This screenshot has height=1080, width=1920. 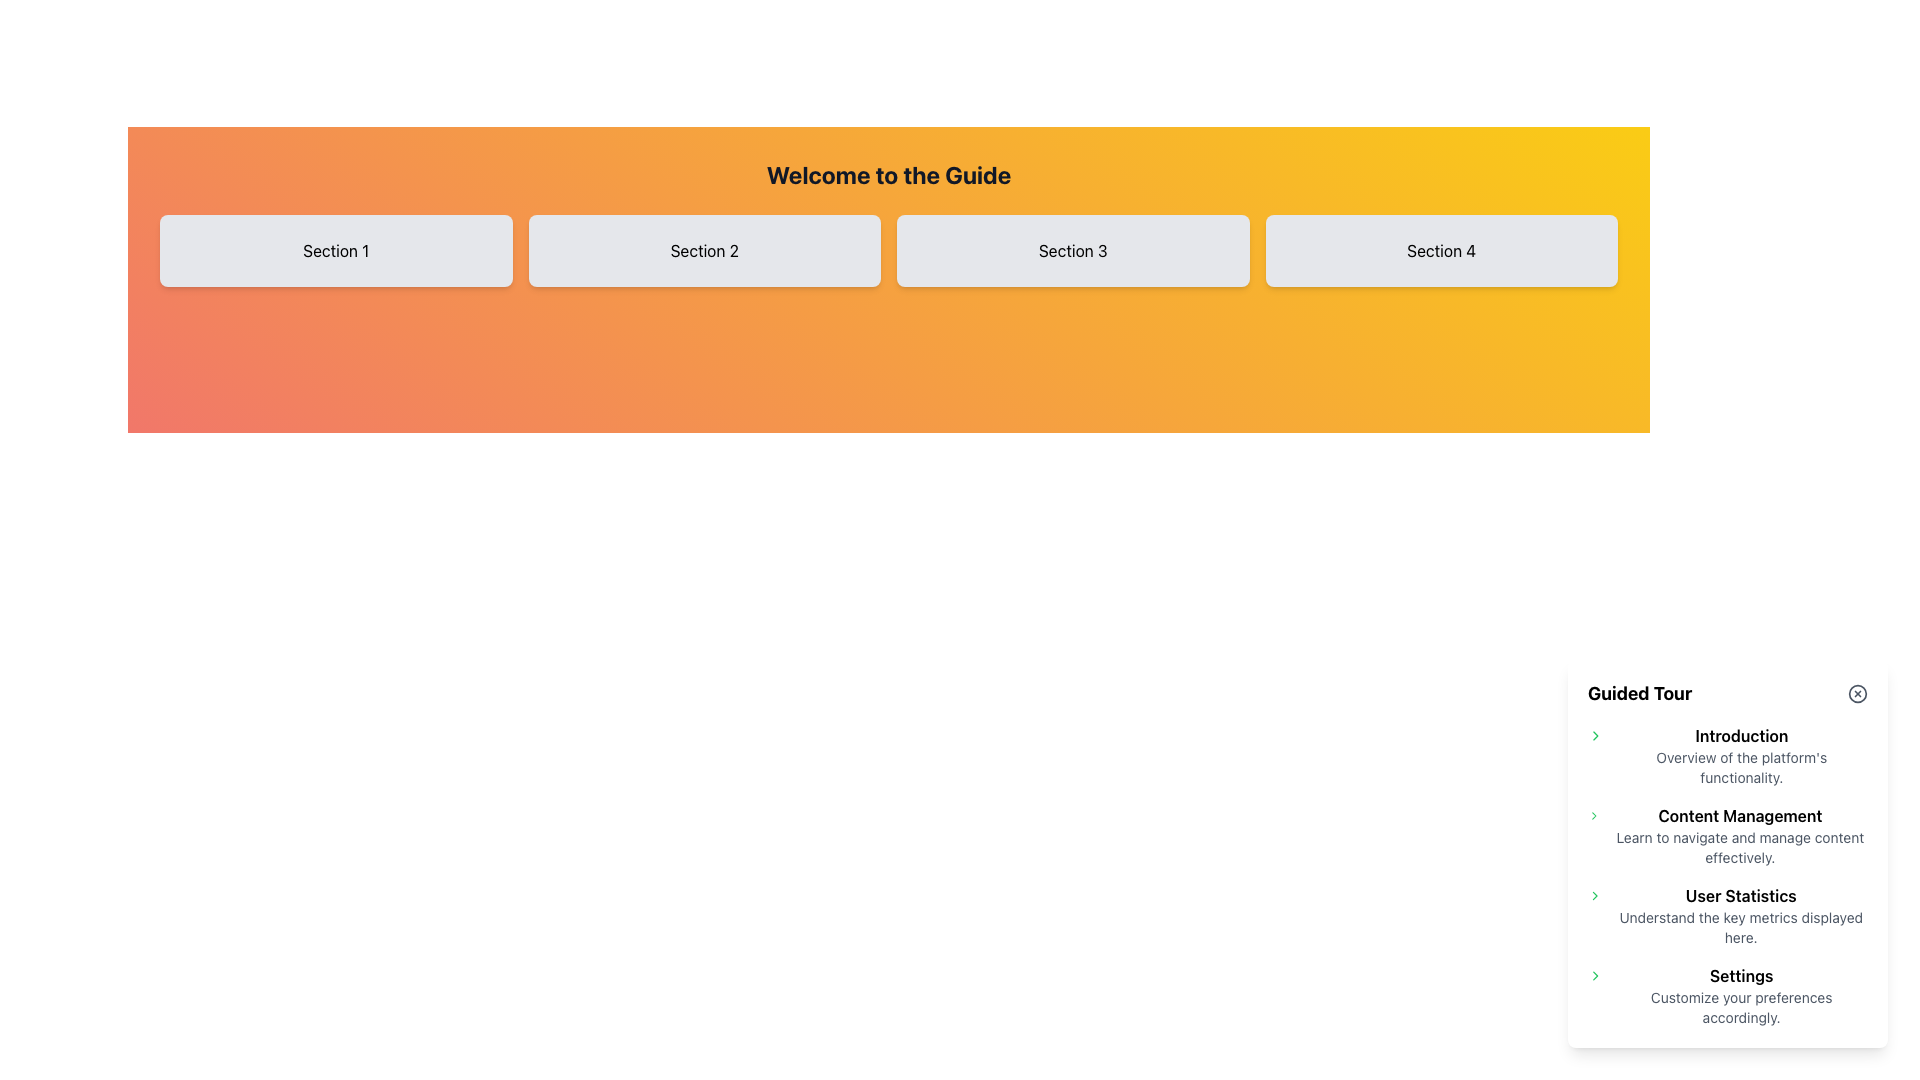 I want to click on text label that says 'Customize your preferences accordingly.' located below the 'Settings' heading in the bottom-right section of the interface, so click(x=1740, y=1007).